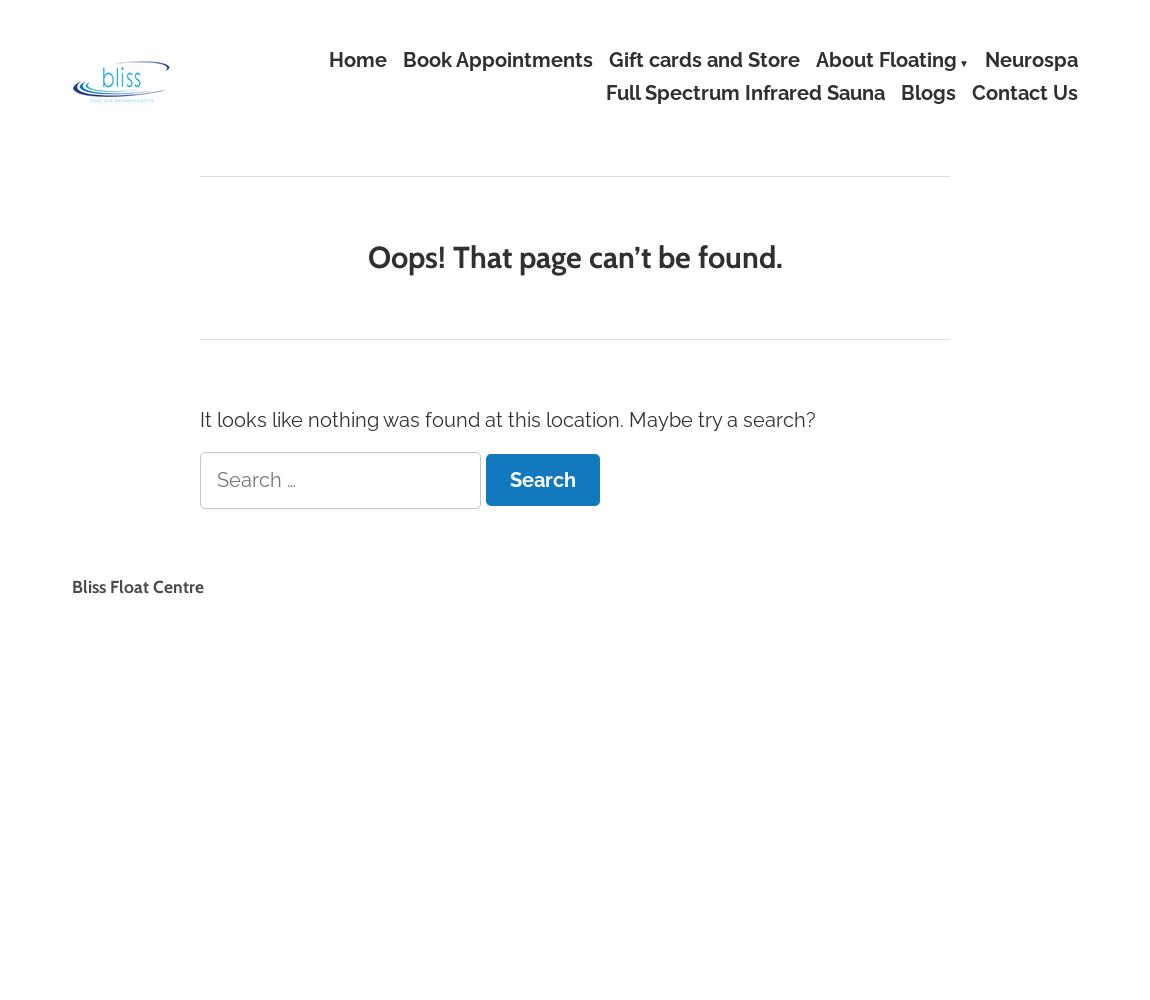 The image size is (1150, 1000). Describe the element at coordinates (211, 70) in the screenshot. I see `'Float Therapy, Infrared Sauna, Neurospa.'` at that location.